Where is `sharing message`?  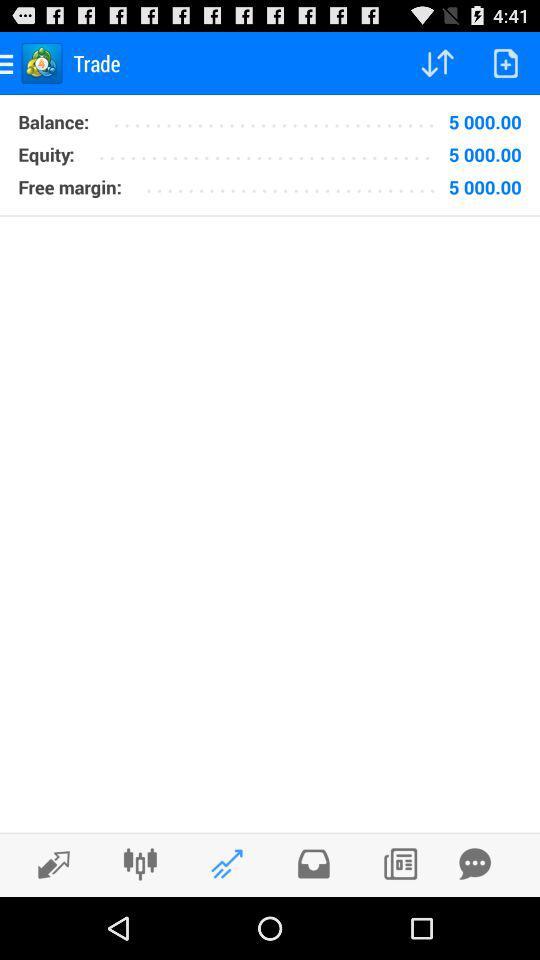
sharing message is located at coordinates (474, 863).